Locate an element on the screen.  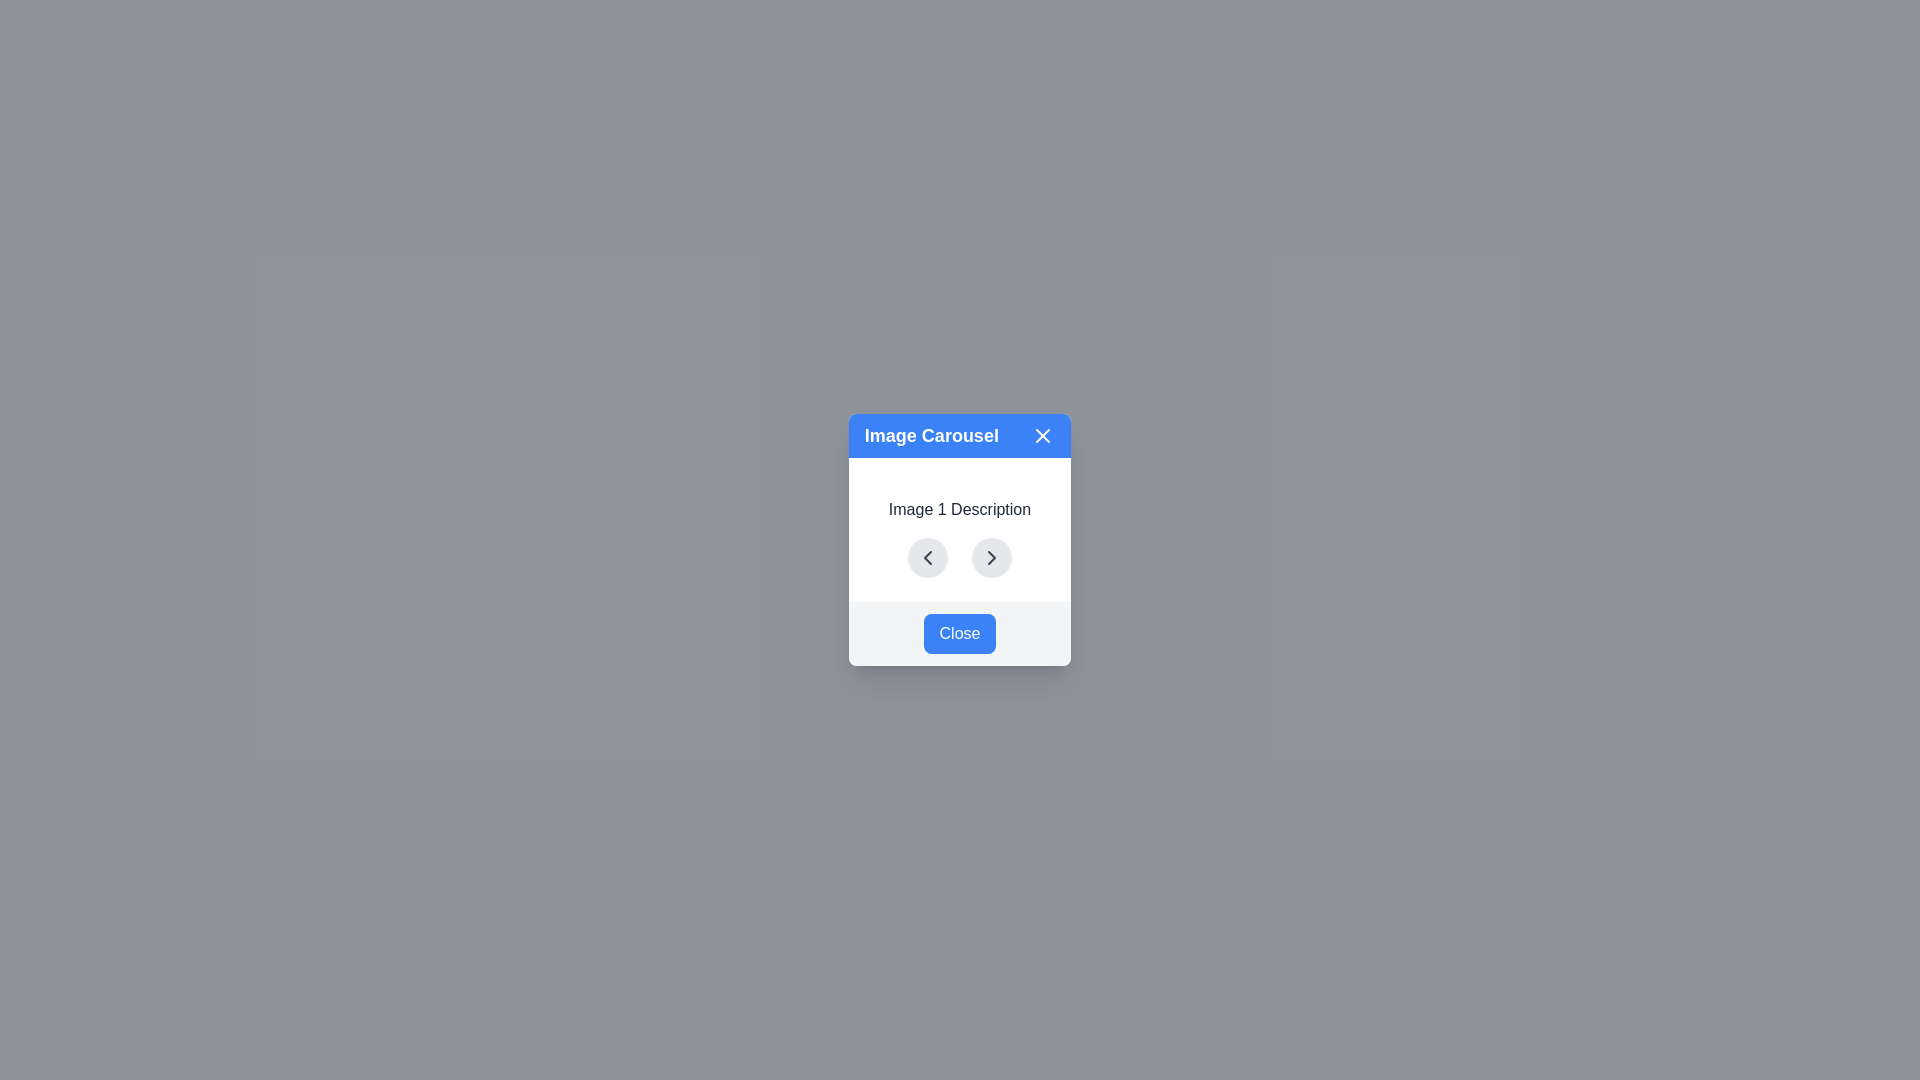
the close button icon located at the top-right corner of the 'Image Carousel' dialog box to trigger a visual response is located at coordinates (1042, 434).